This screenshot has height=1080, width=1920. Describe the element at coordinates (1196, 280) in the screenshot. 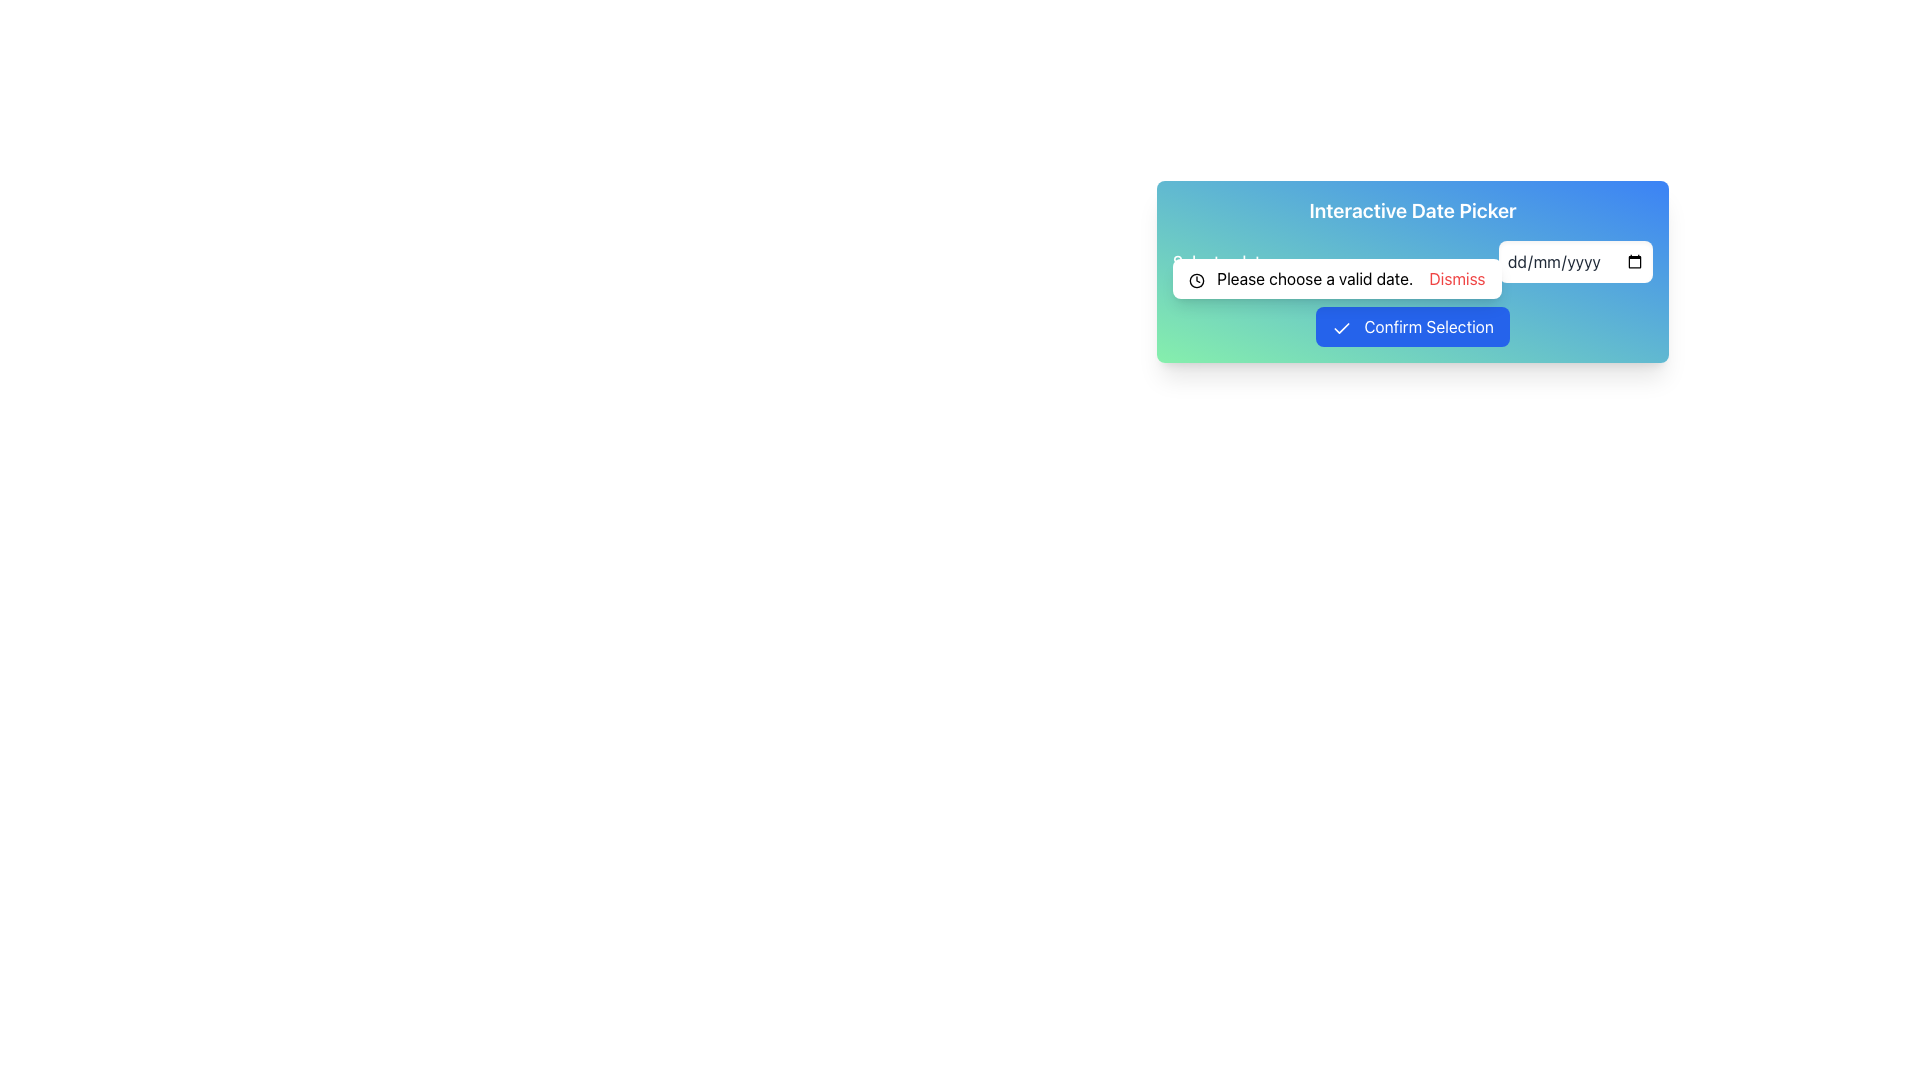

I see `the circular outline of the clock icon, which is part of the clock SVG, located to the left of the error message 'Please choose a valid date.'` at that location.